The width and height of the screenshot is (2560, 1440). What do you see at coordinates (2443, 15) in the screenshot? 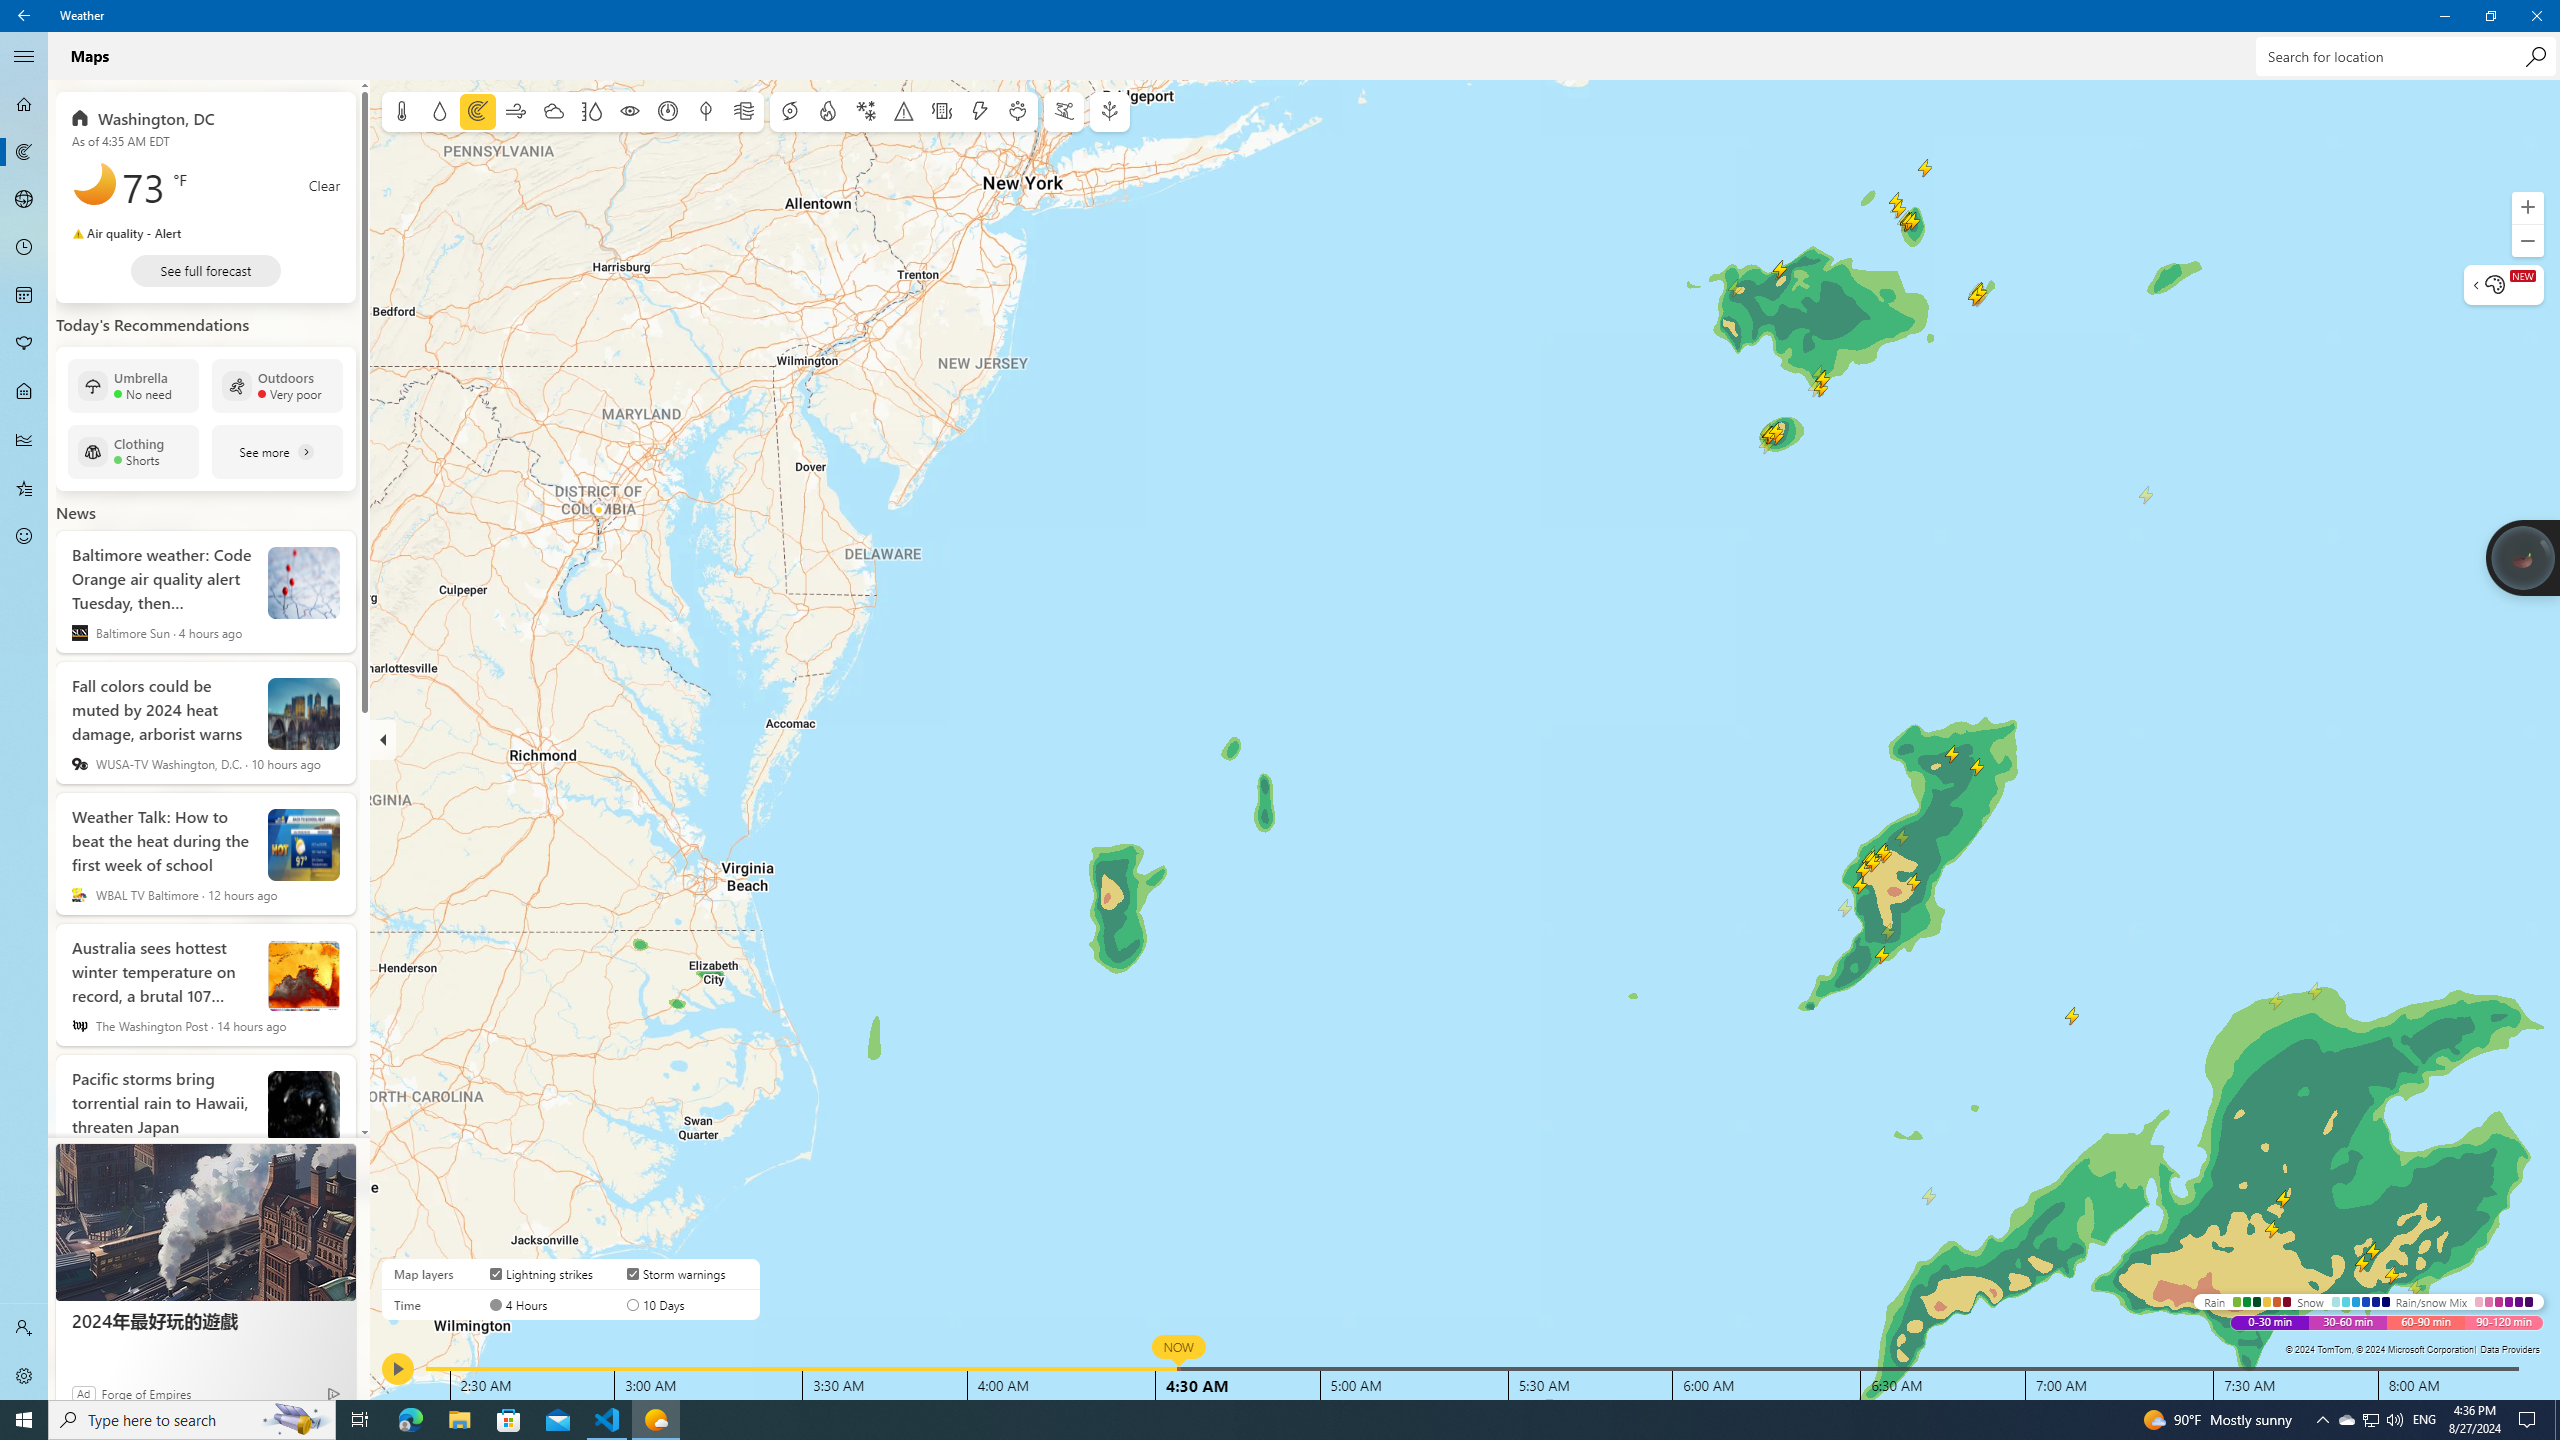
I see `'Minimize Weather'` at bounding box center [2443, 15].